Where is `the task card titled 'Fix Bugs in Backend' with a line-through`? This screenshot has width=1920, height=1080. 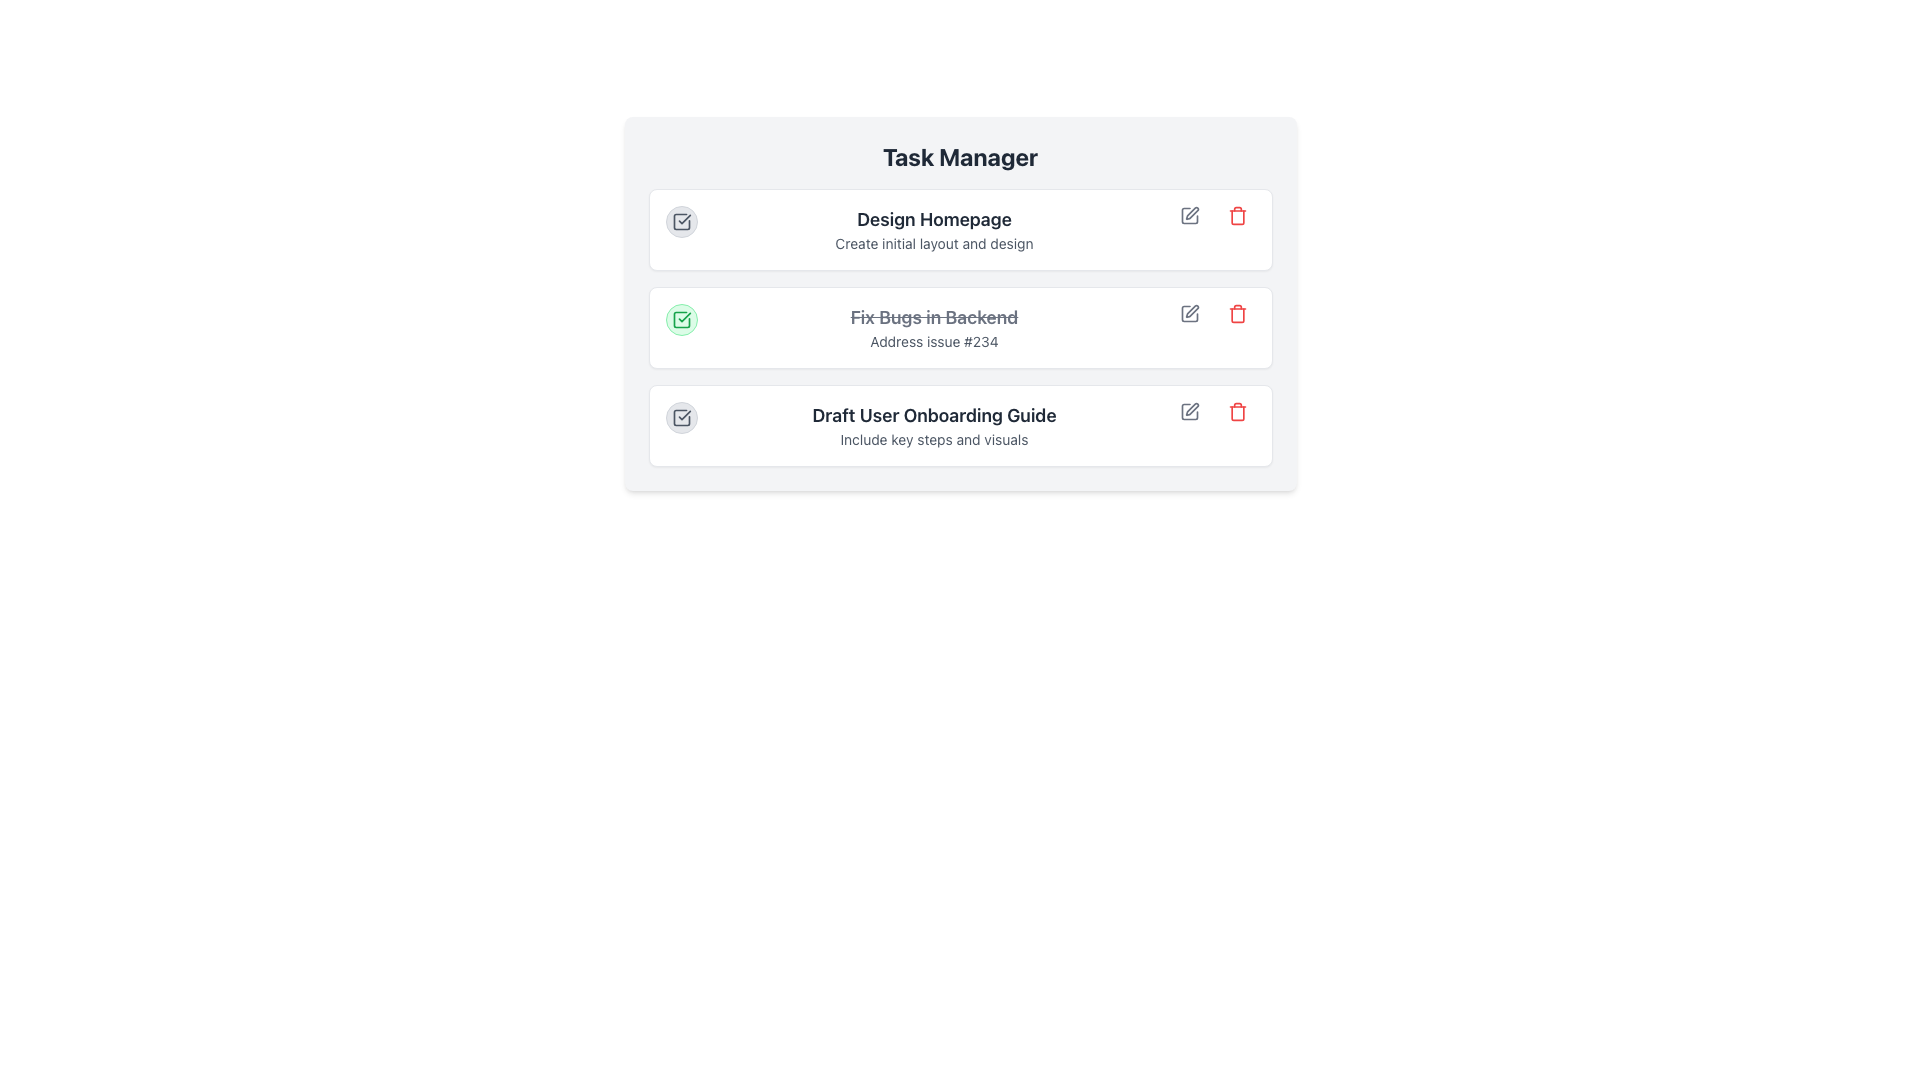
the task card titled 'Fix Bugs in Backend' with a line-through is located at coordinates (960, 326).